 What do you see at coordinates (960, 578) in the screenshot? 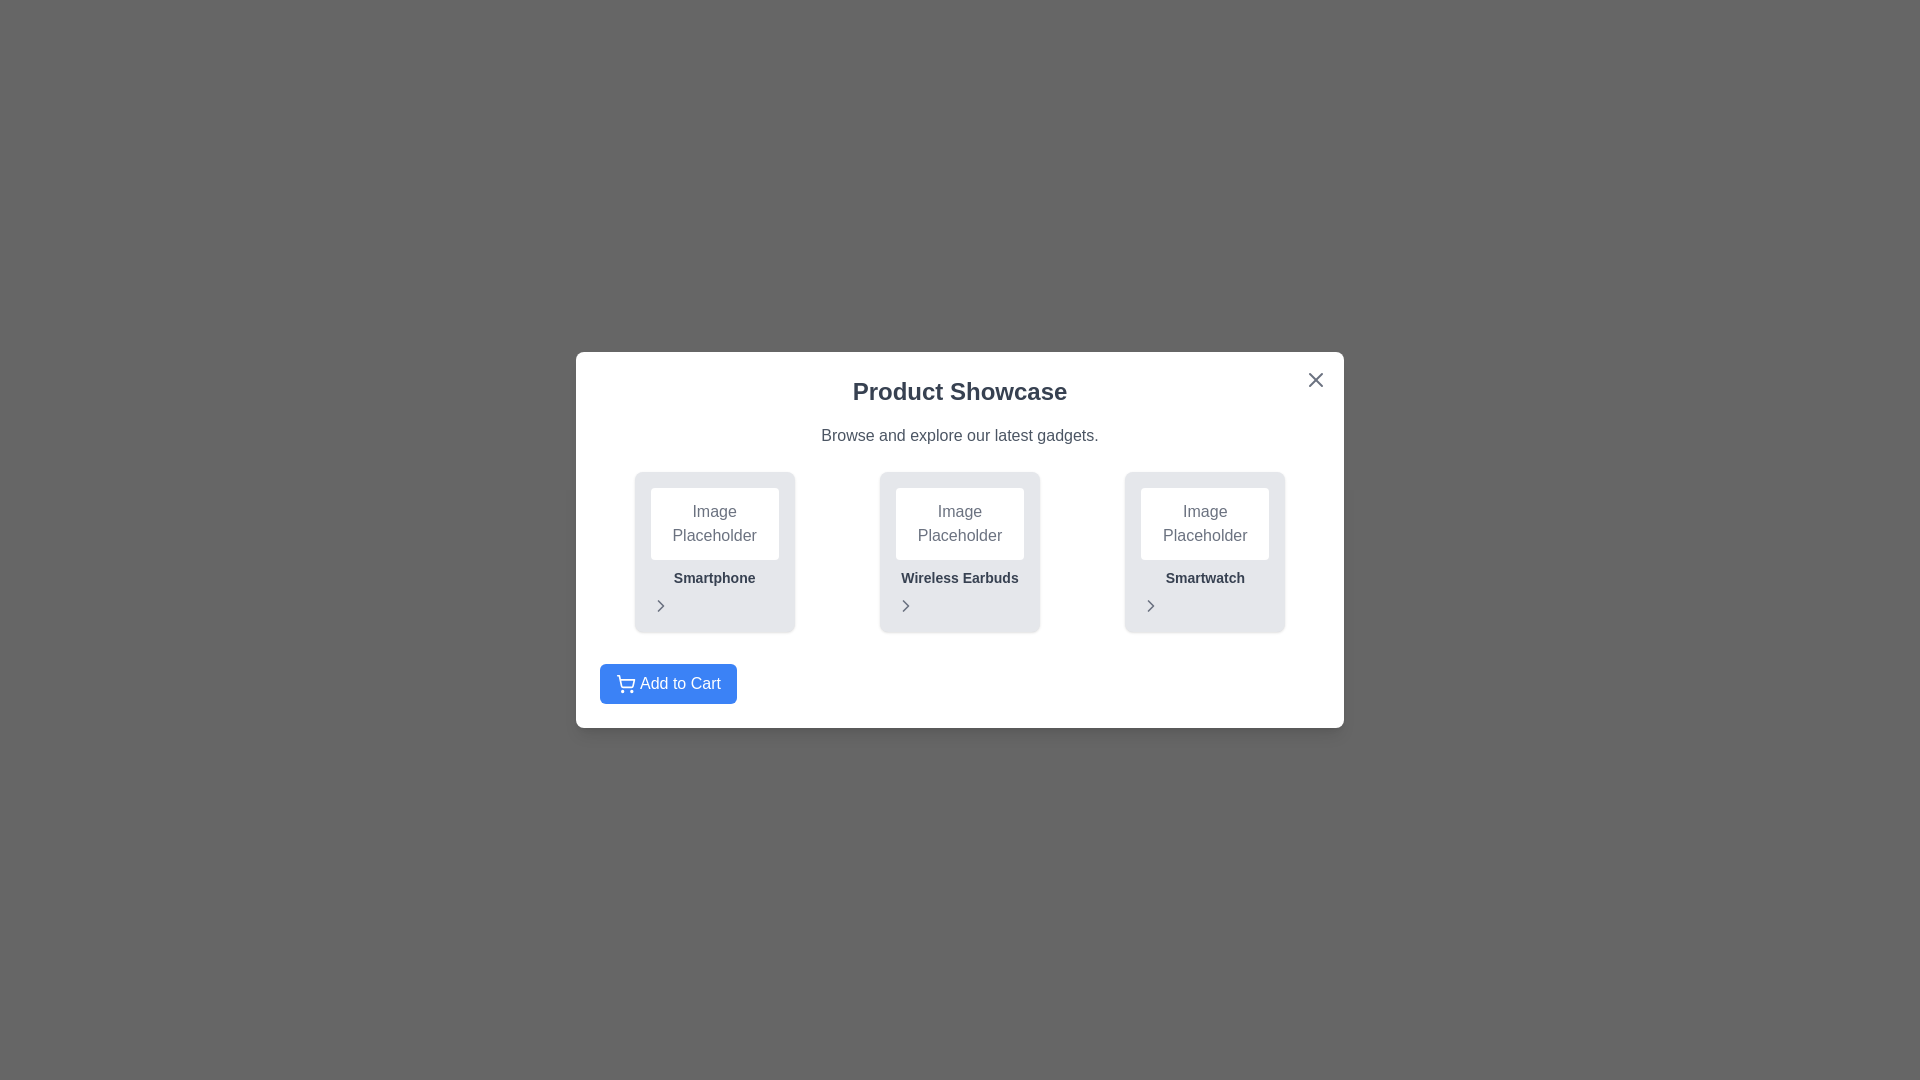
I see `text label that describes the product 'Wireless Earbuds' located in the center of the product showcase interface` at bounding box center [960, 578].